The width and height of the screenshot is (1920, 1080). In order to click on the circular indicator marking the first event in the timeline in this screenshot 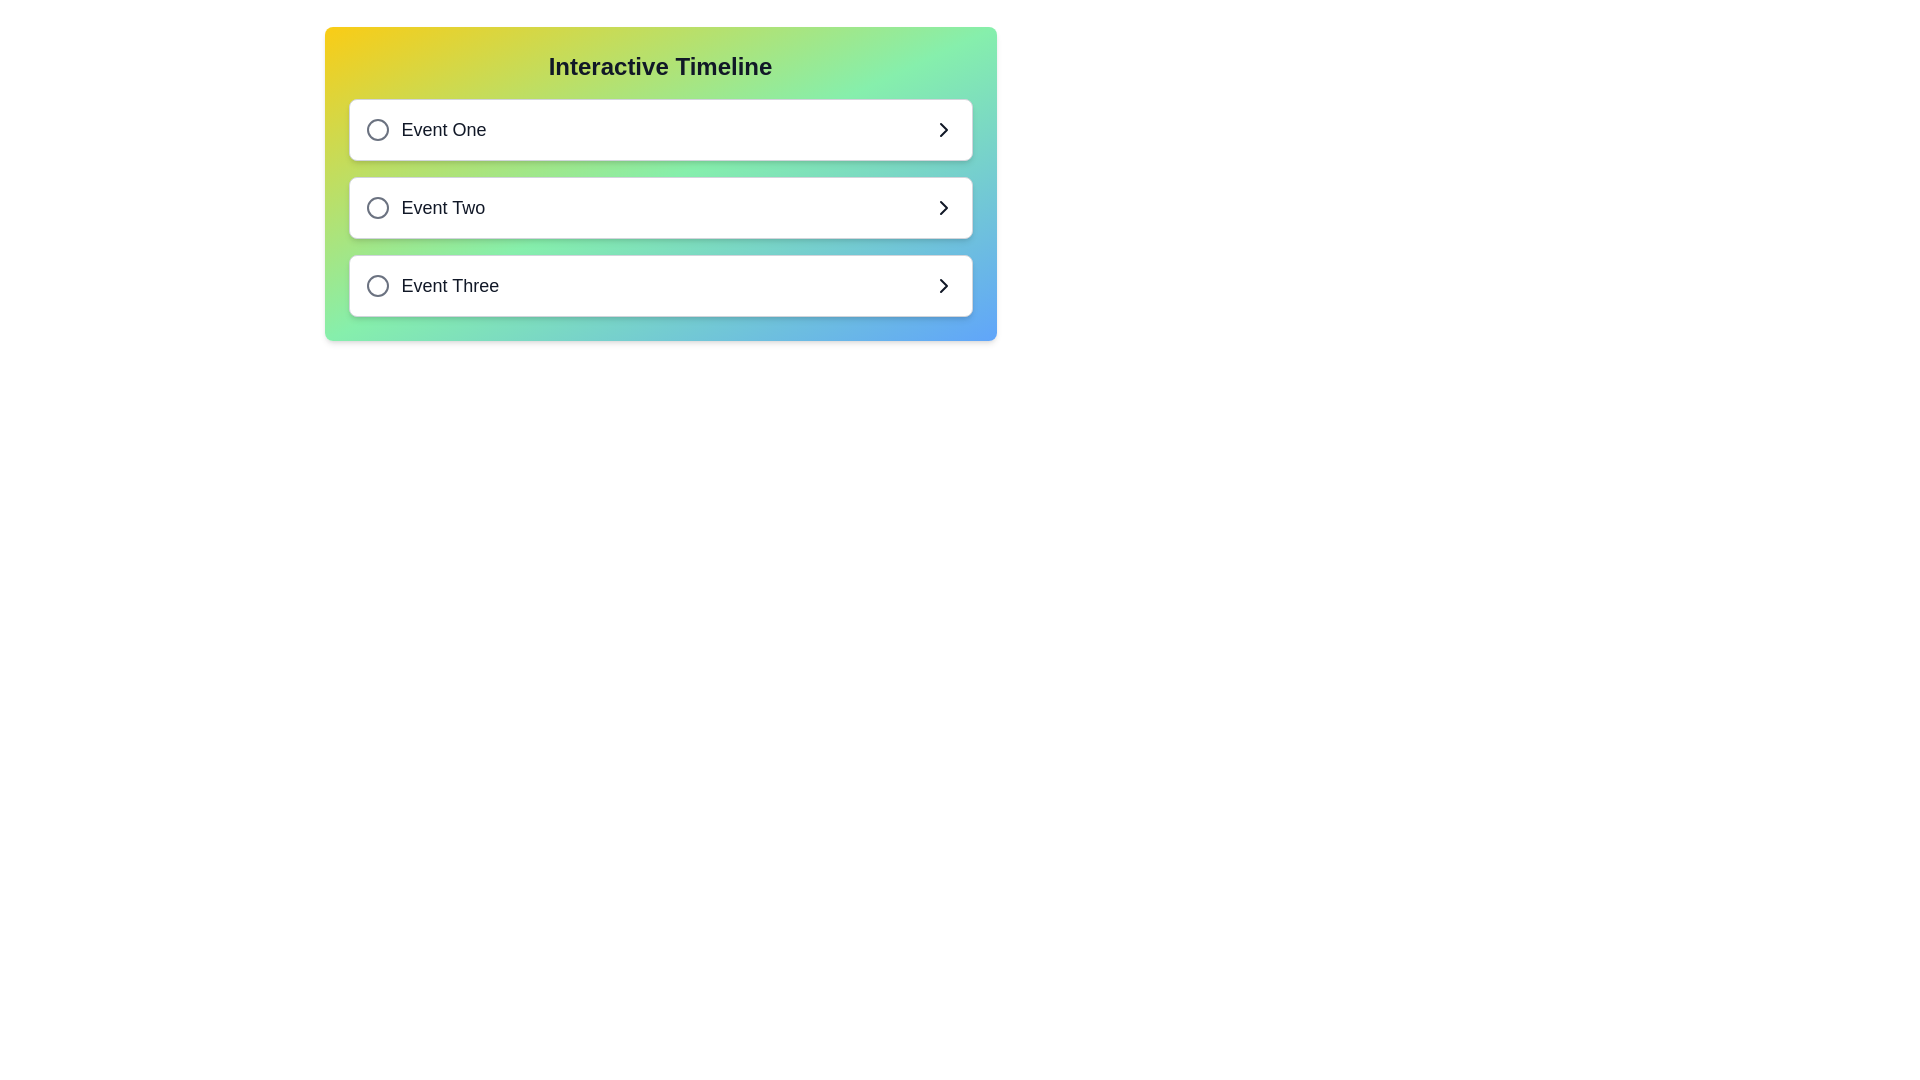, I will do `click(377, 130)`.